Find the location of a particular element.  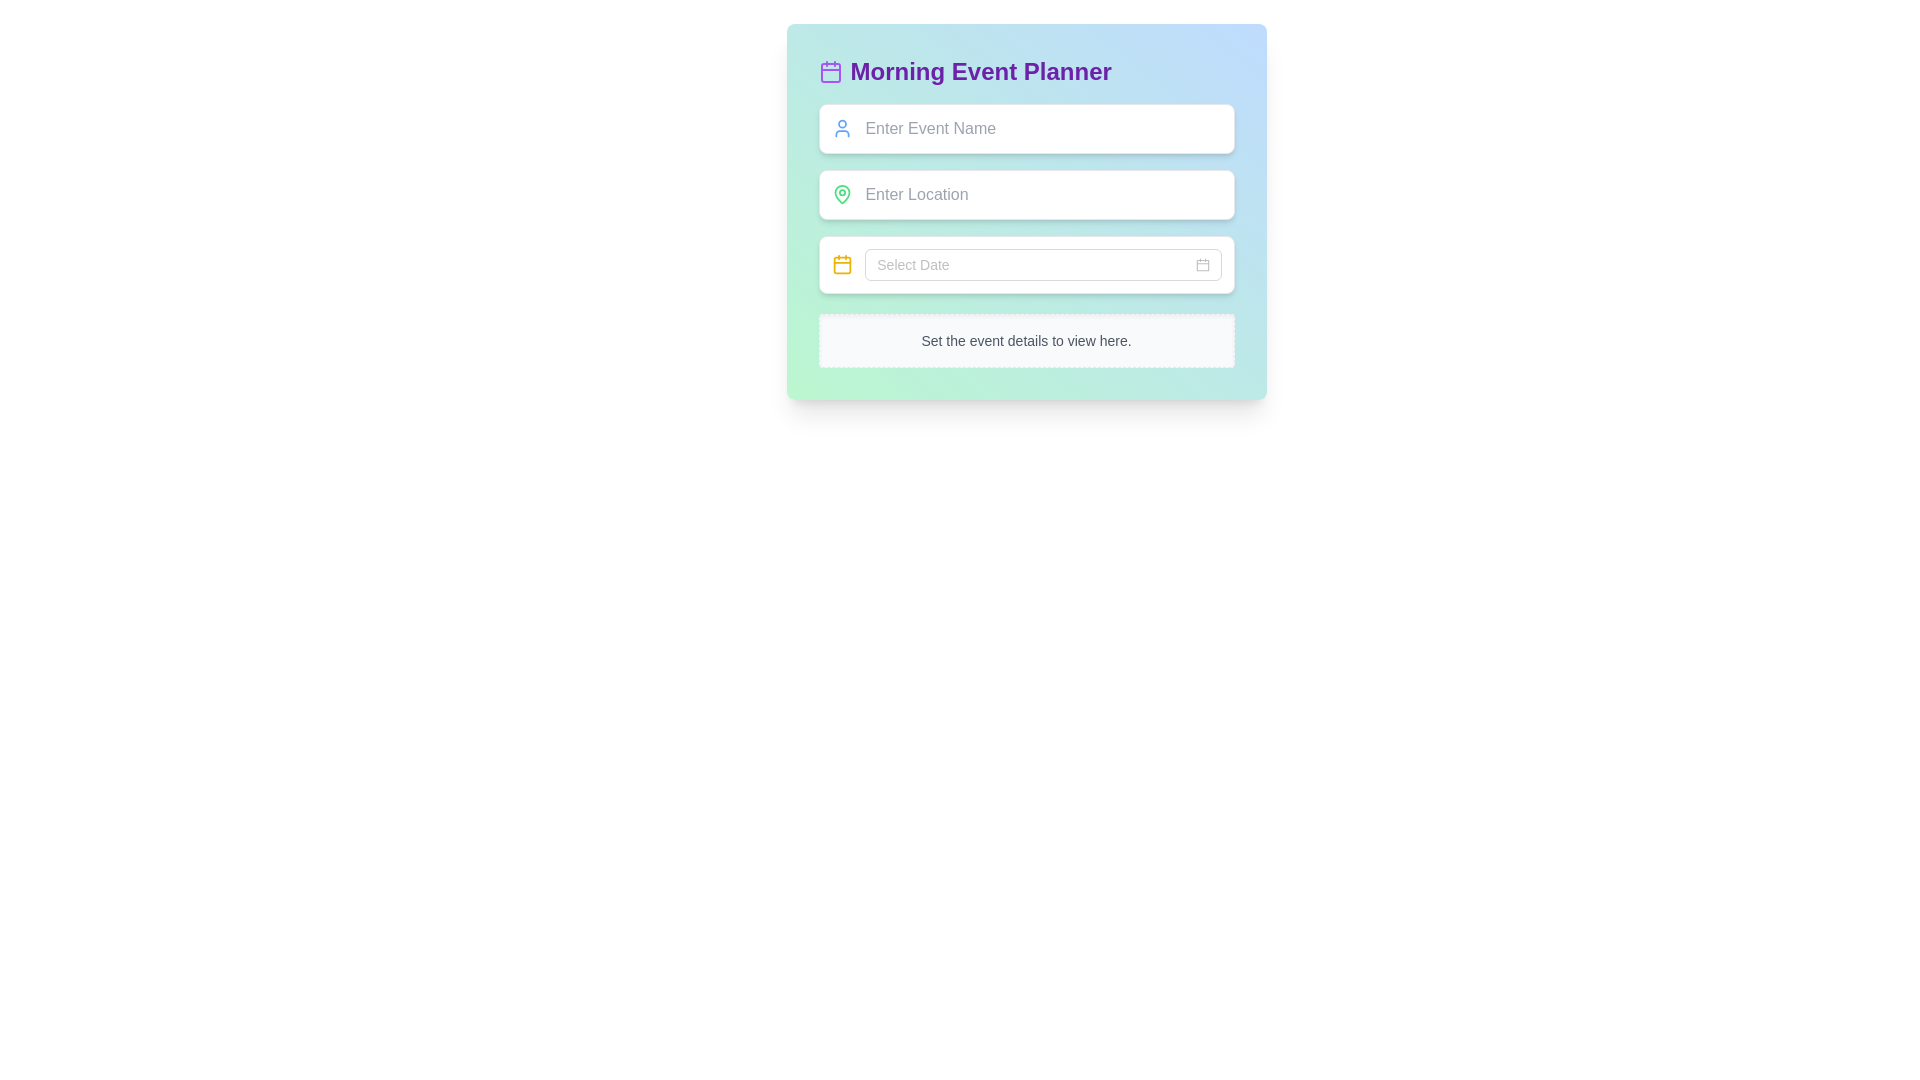

the visual cue icon indicating the purpose of the adjacent 'Enter Location' input field, which is located at the left end of the input field is located at coordinates (842, 195).